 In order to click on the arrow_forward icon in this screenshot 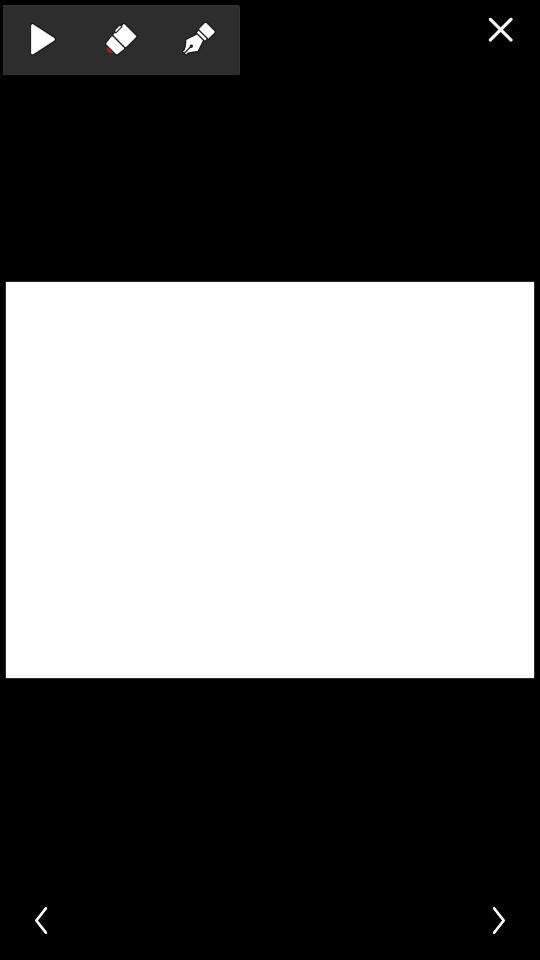, I will do `click(499, 920)`.